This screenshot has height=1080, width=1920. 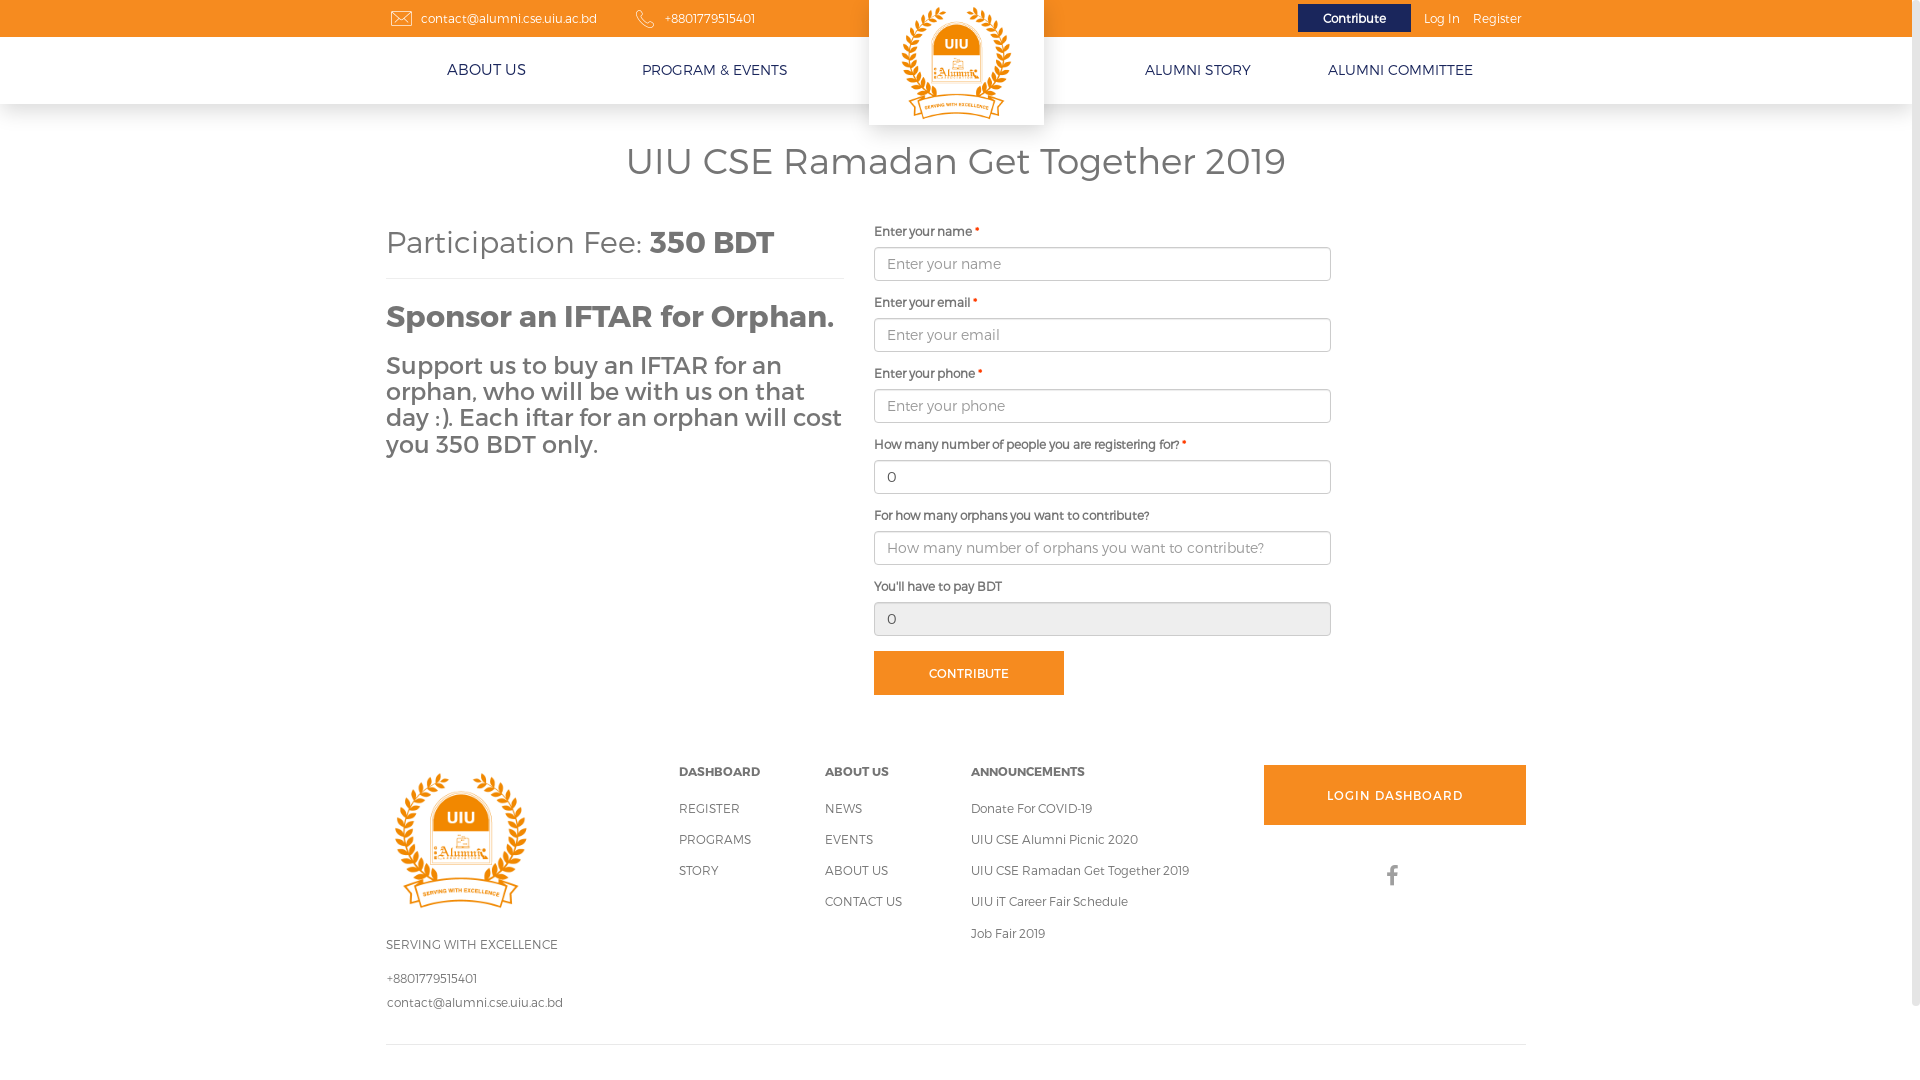 What do you see at coordinates (843, 806) in the screenshot?
I see `'NEWS'` at bounding box center [843, 806].